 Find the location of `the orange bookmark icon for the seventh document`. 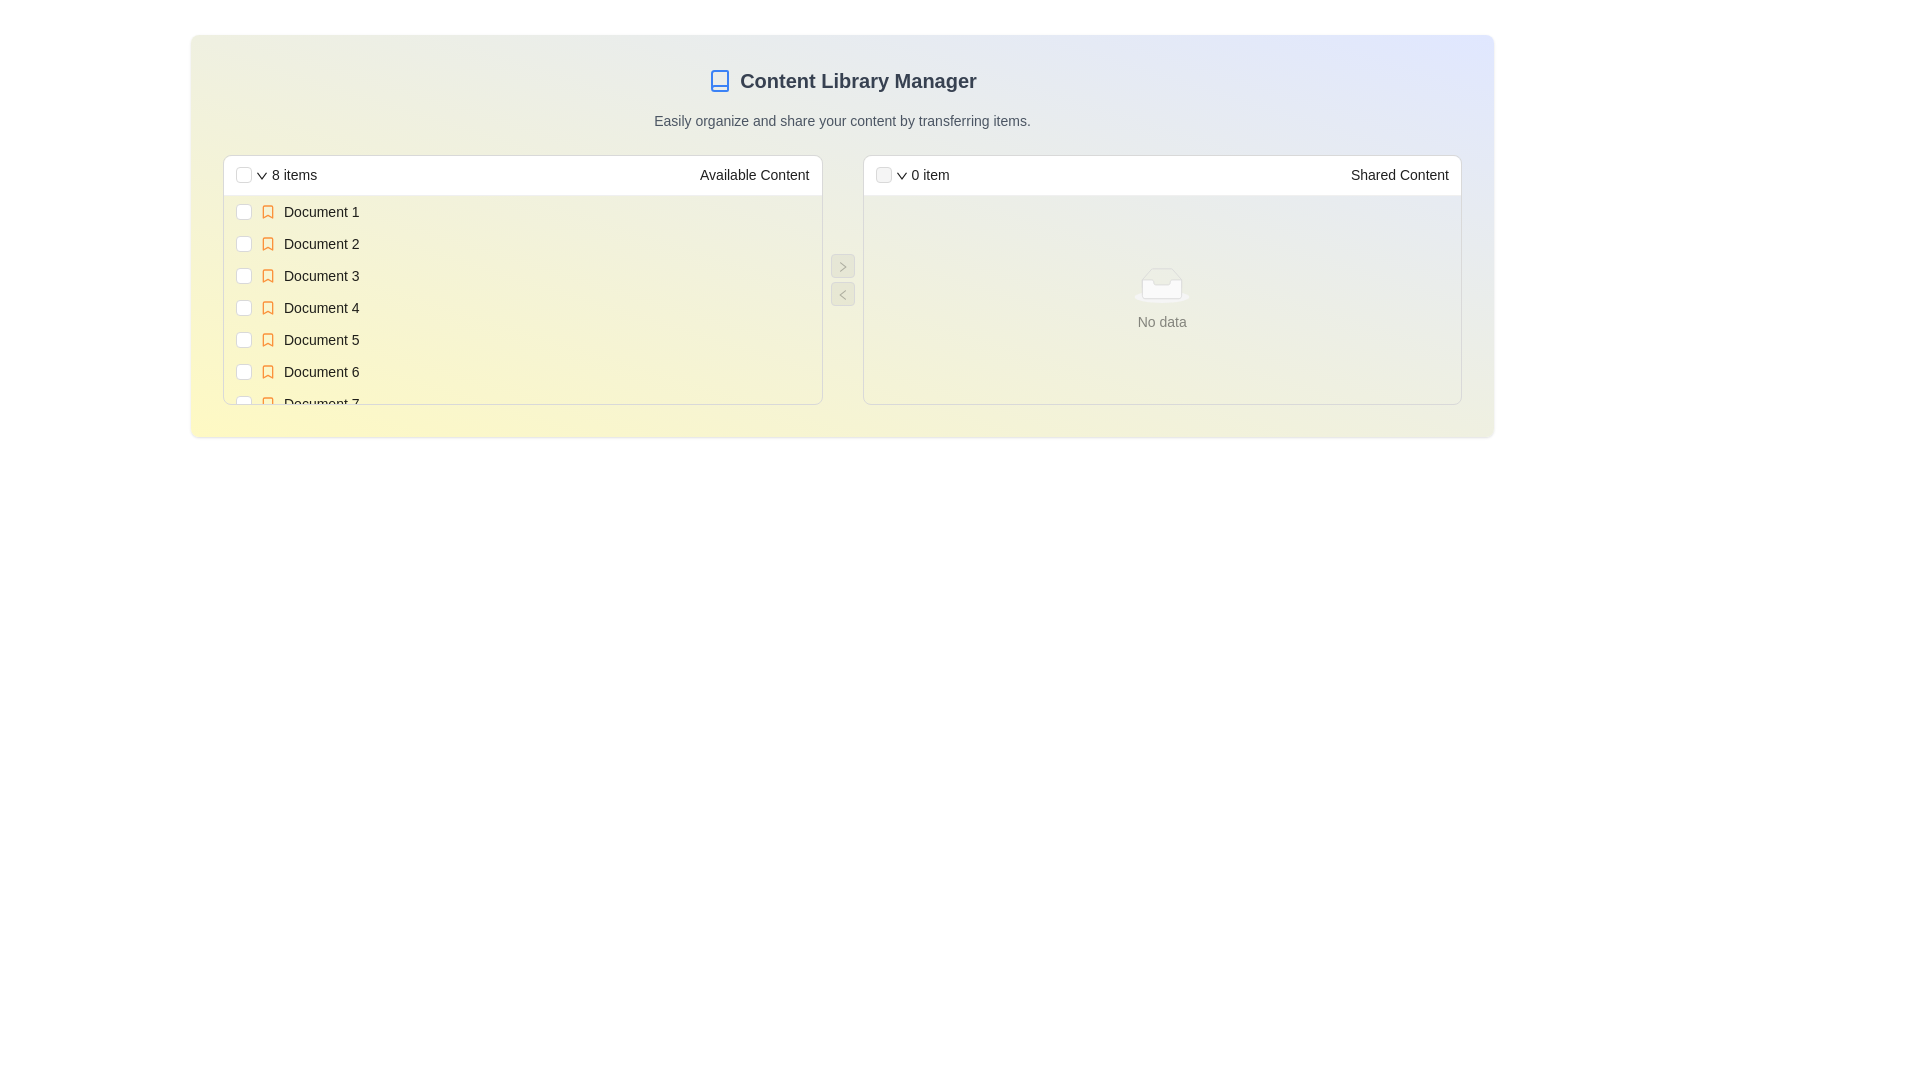

the orange bookmark icon for the seventh document is located at coordinates (267, 404).